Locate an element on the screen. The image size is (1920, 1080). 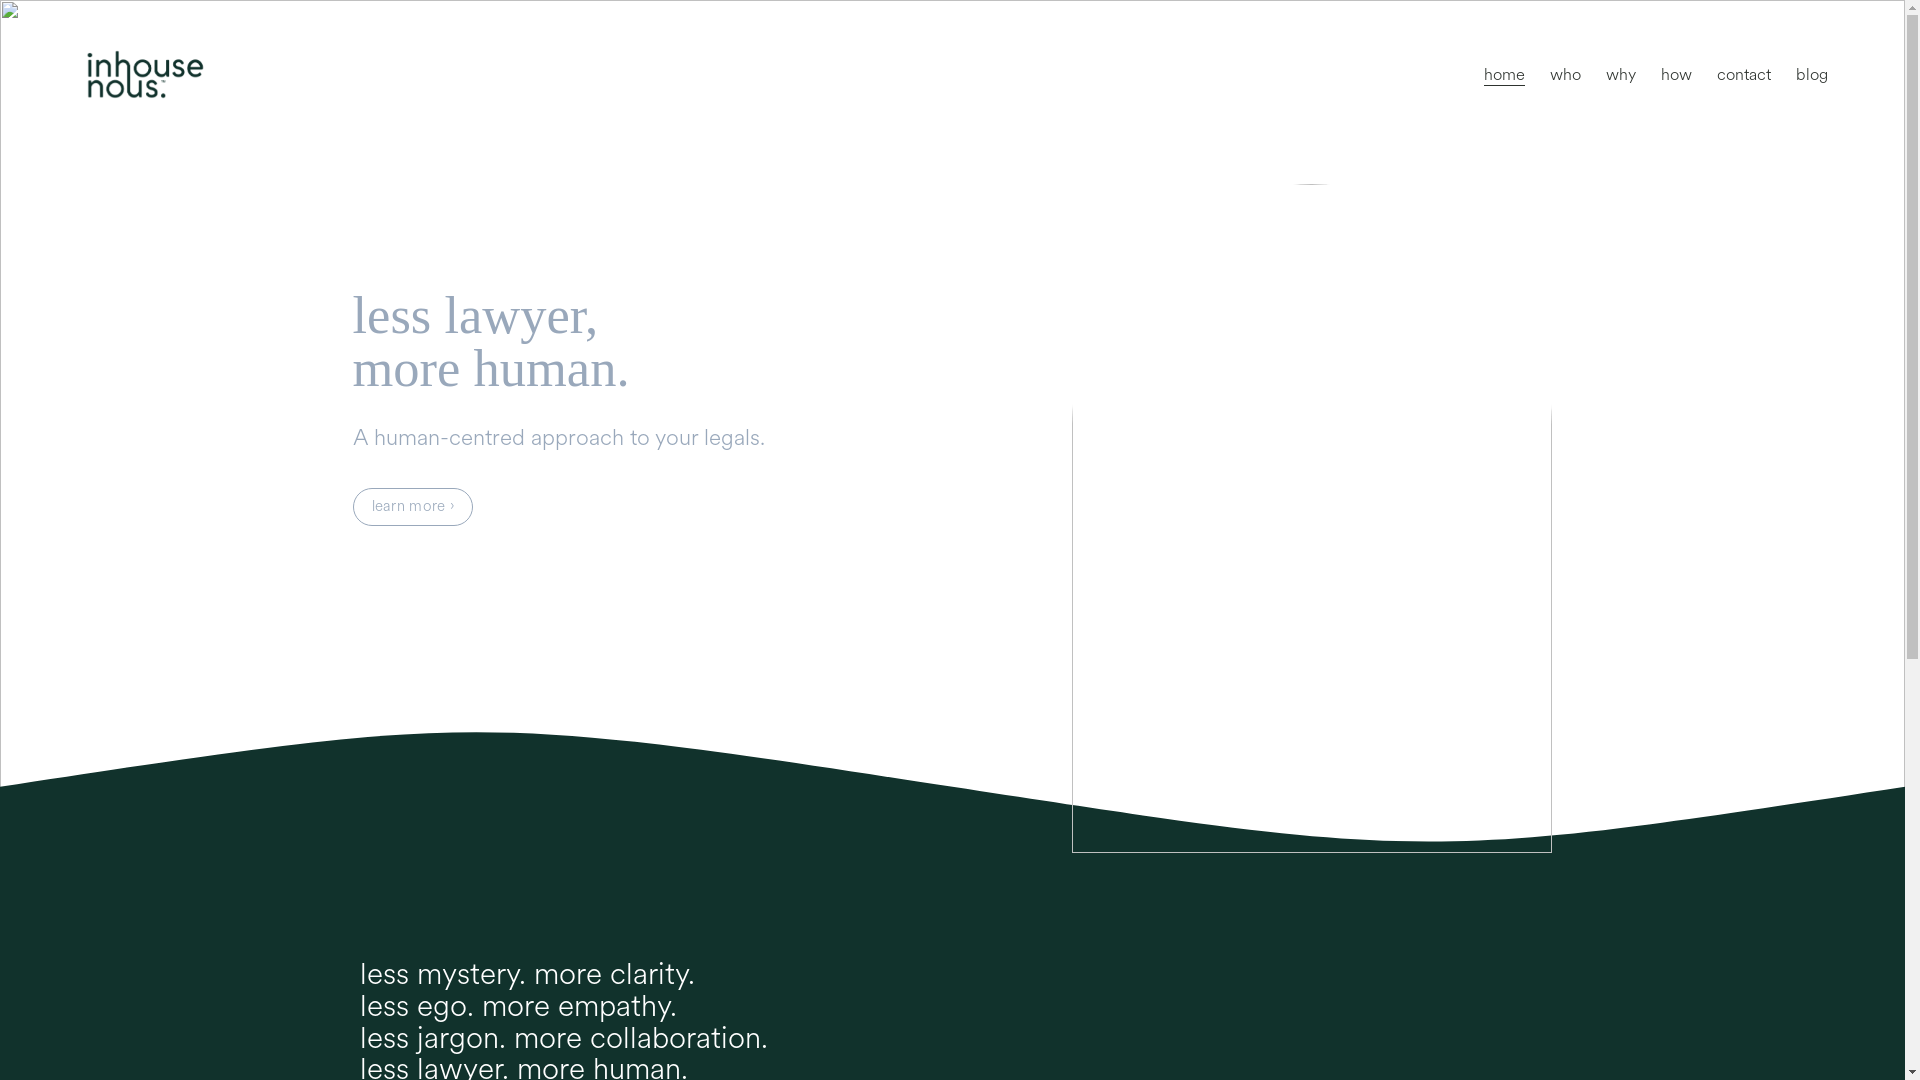
'contact' is located at coordinates (1742, 73).